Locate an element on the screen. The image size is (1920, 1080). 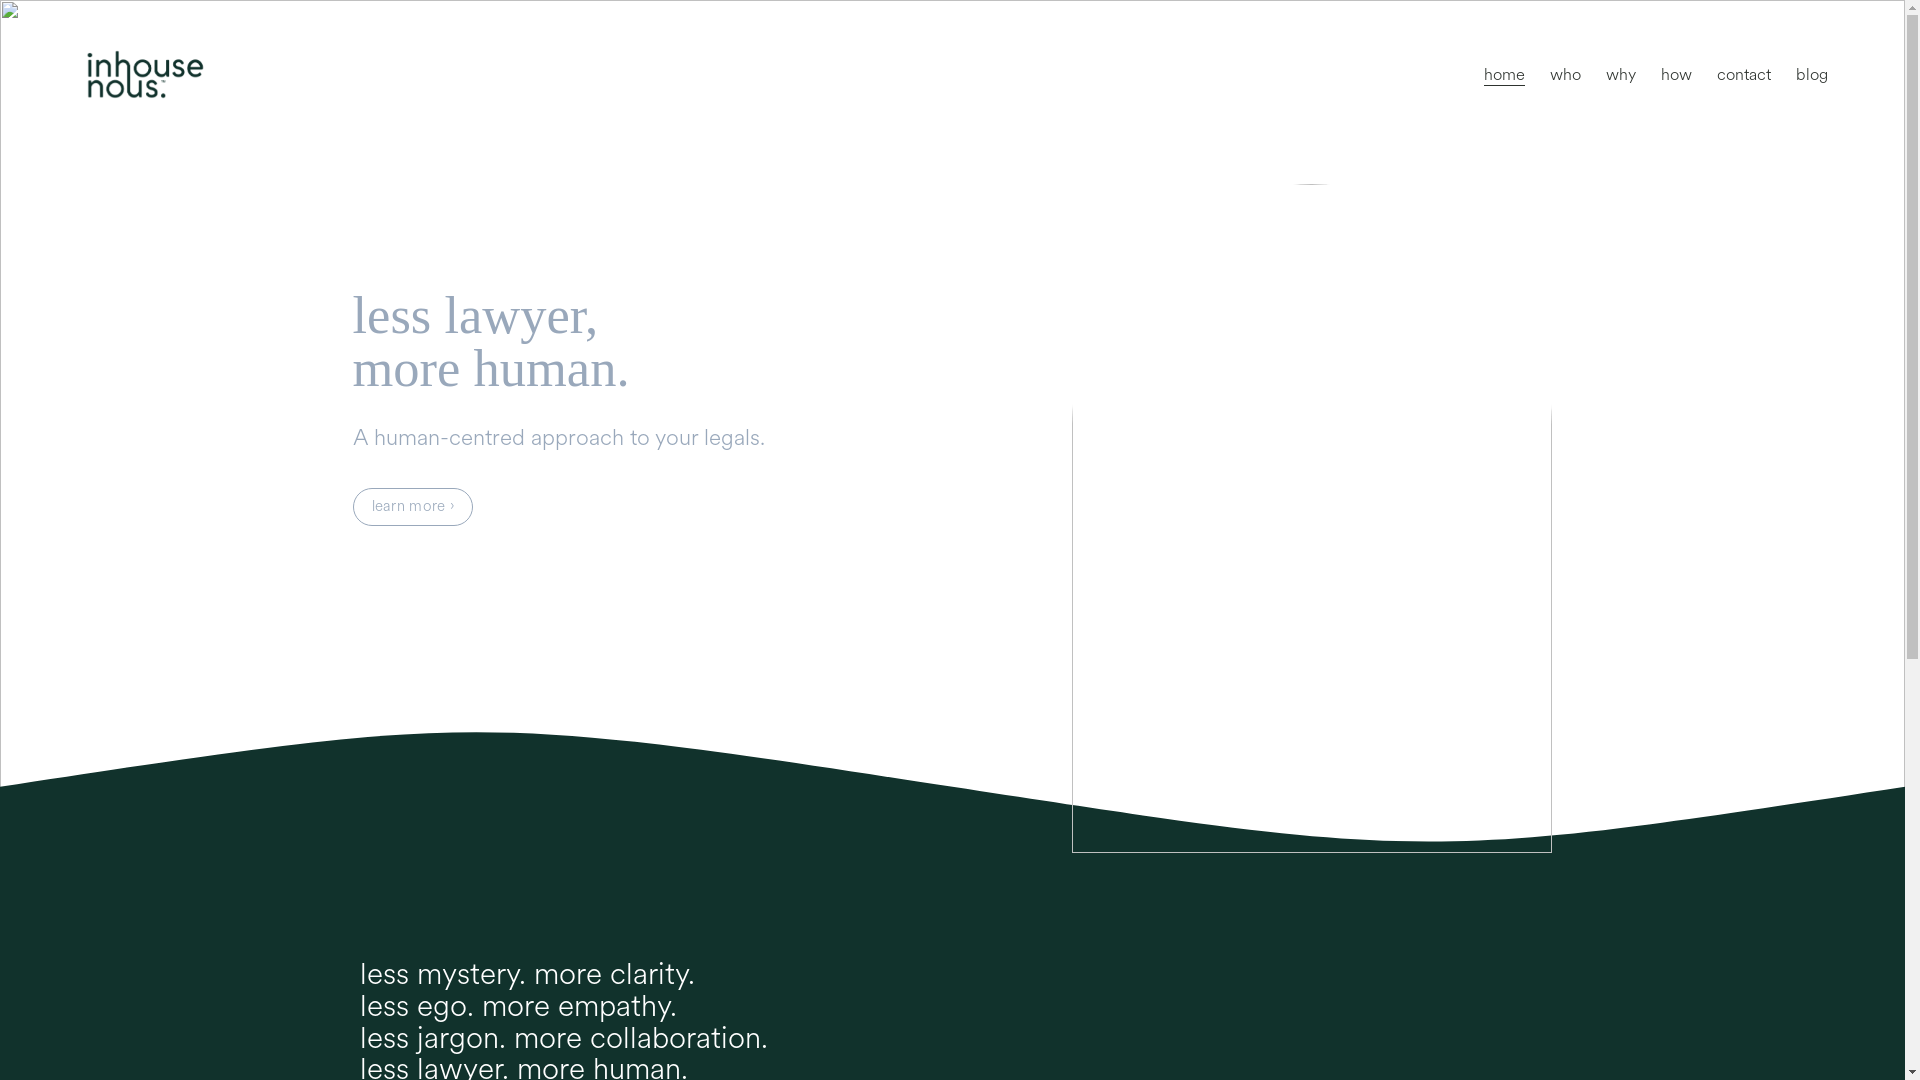
'contact' is located at coordinates (1742, 73).